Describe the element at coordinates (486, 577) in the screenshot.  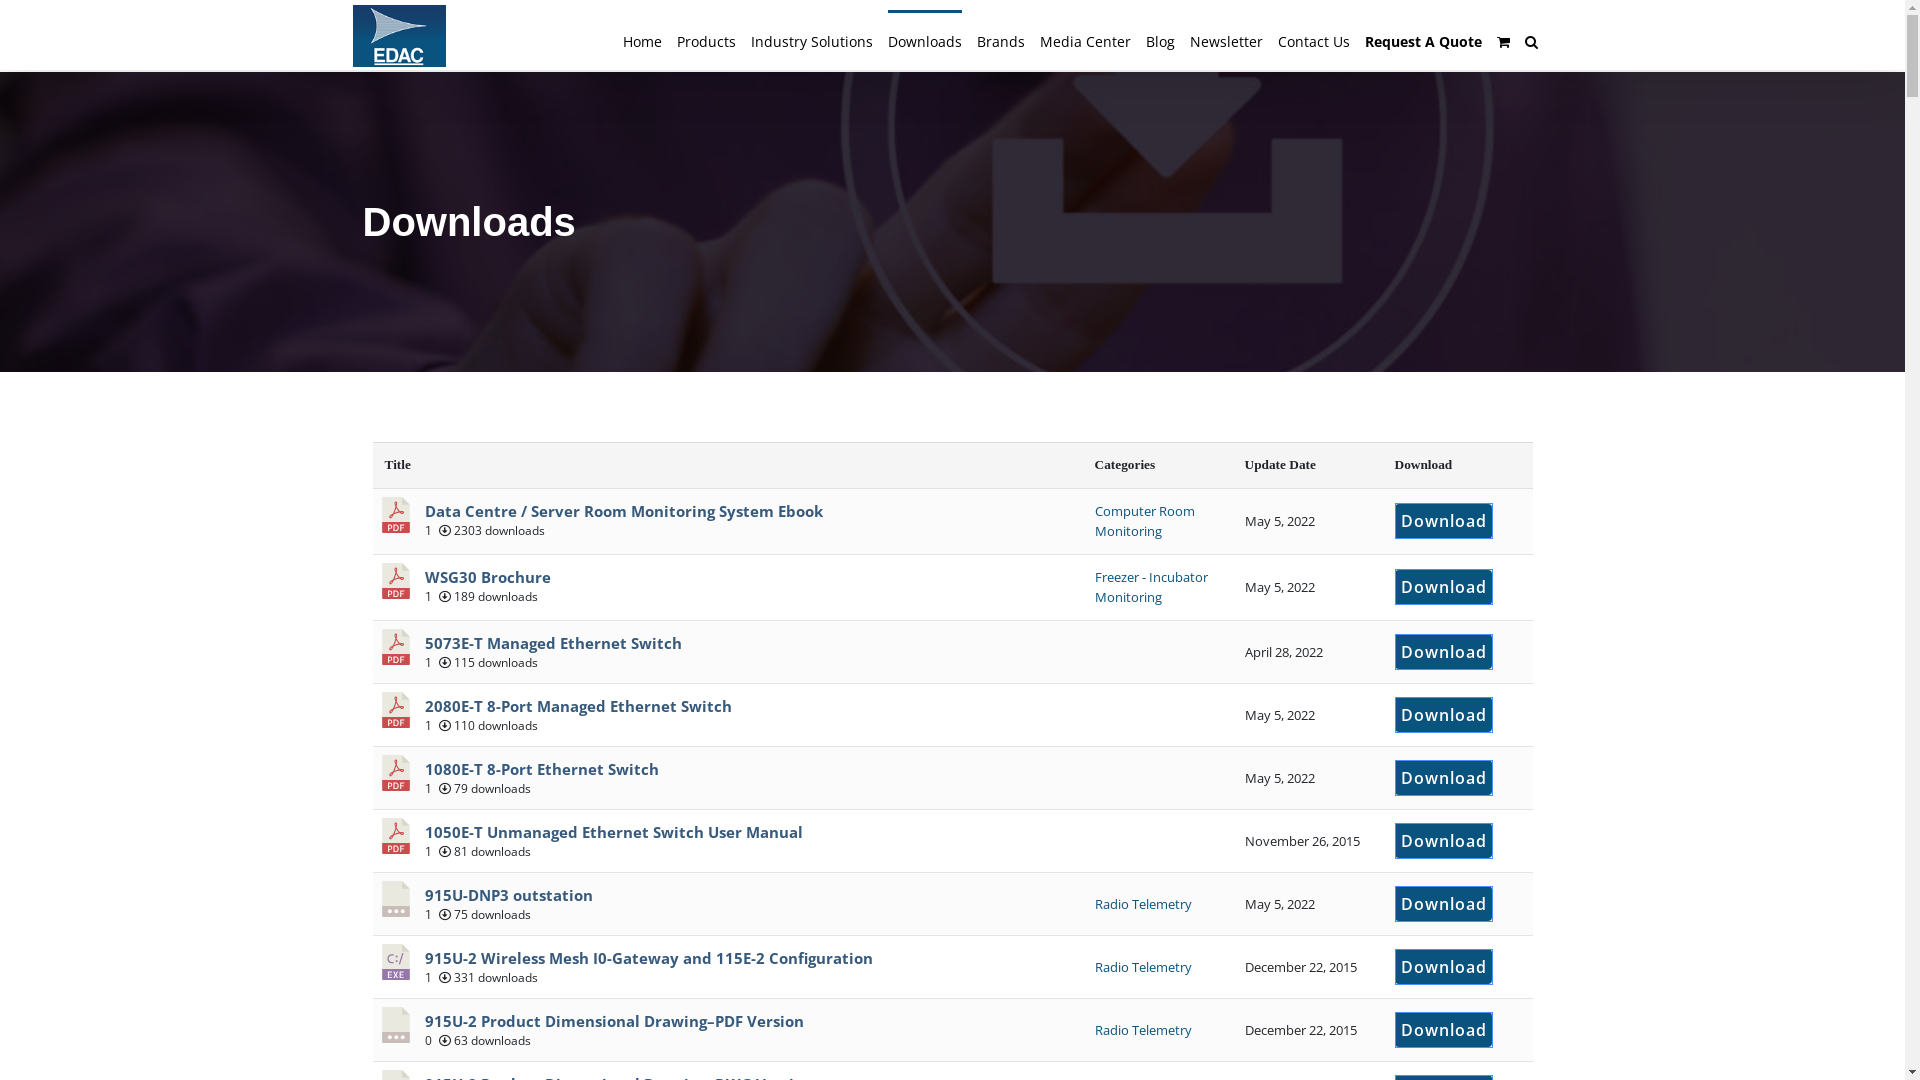
I see `'WSG30 Brochure'` at that location.